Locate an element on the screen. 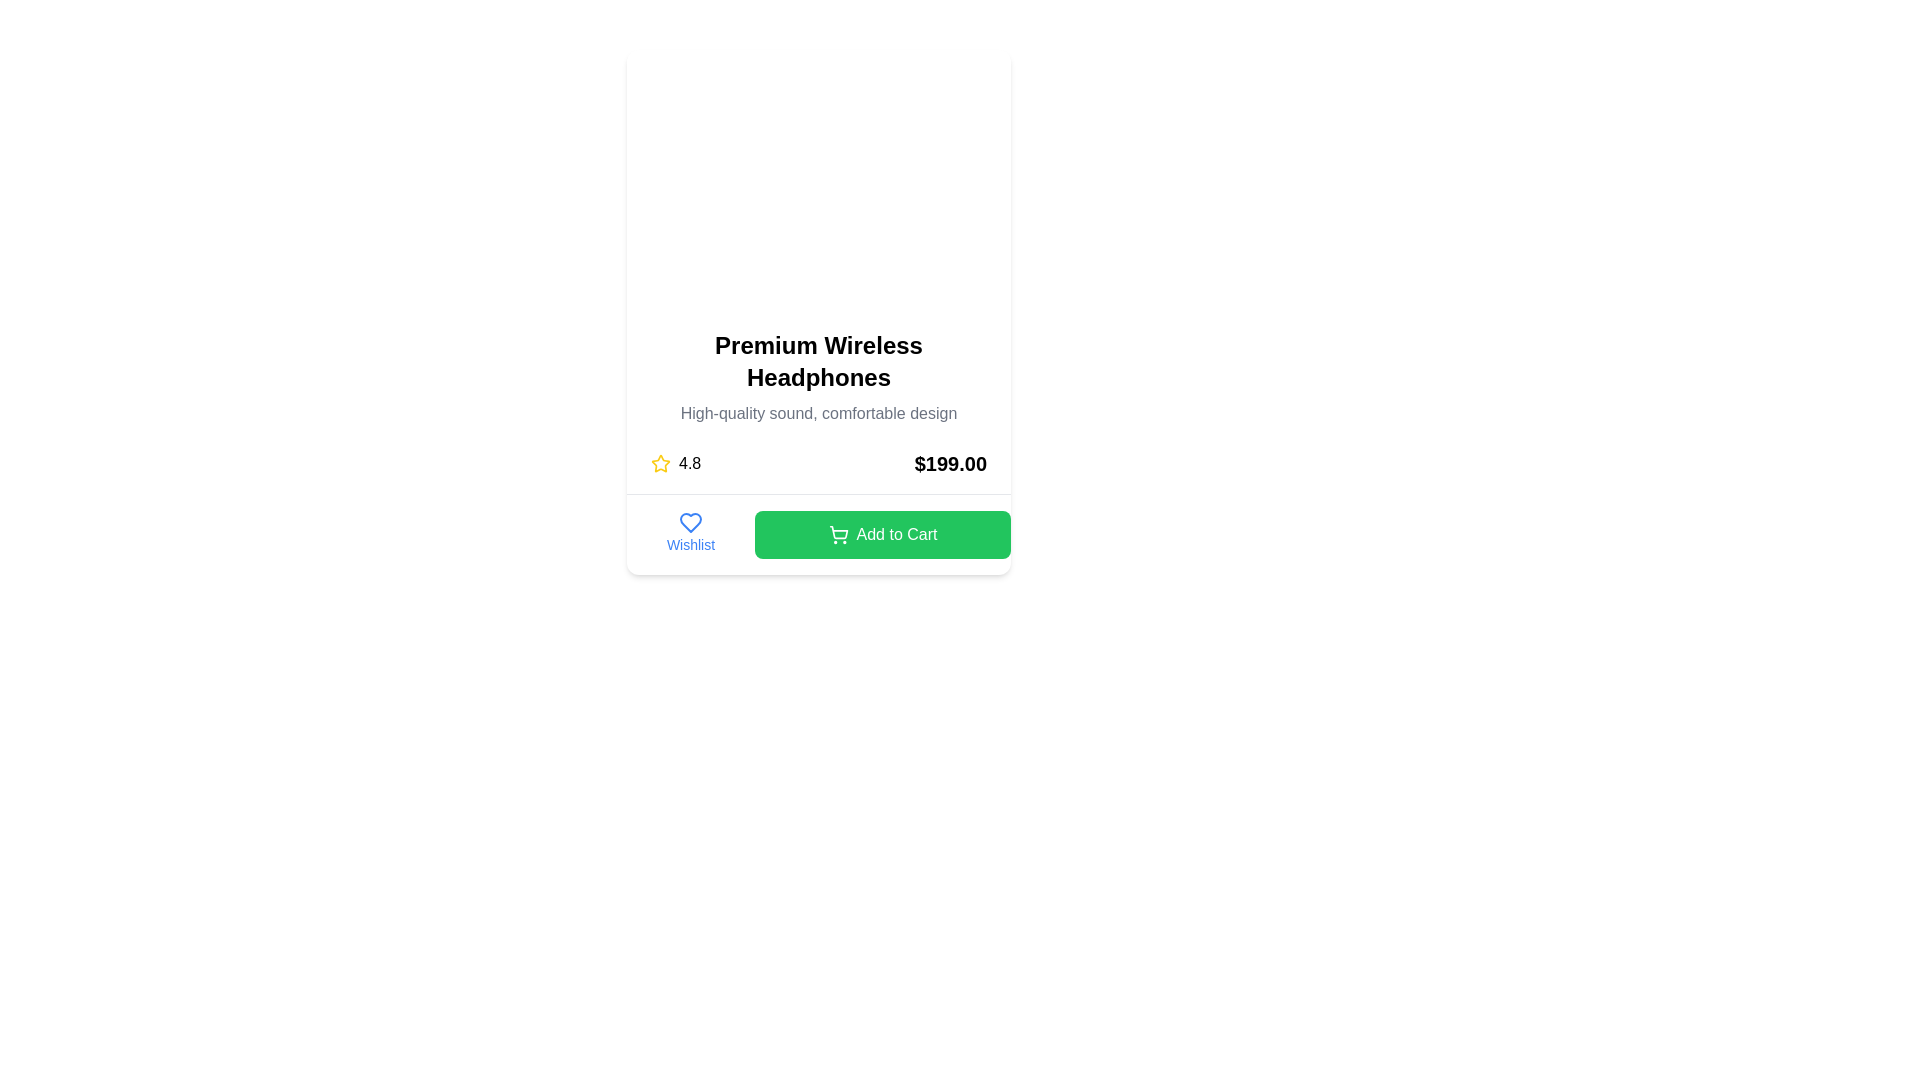  on the heart-shaped icon representing the 'Wishlist' feature located in the bottom-left corner of the product card, next is located at coordinates (691, 522).